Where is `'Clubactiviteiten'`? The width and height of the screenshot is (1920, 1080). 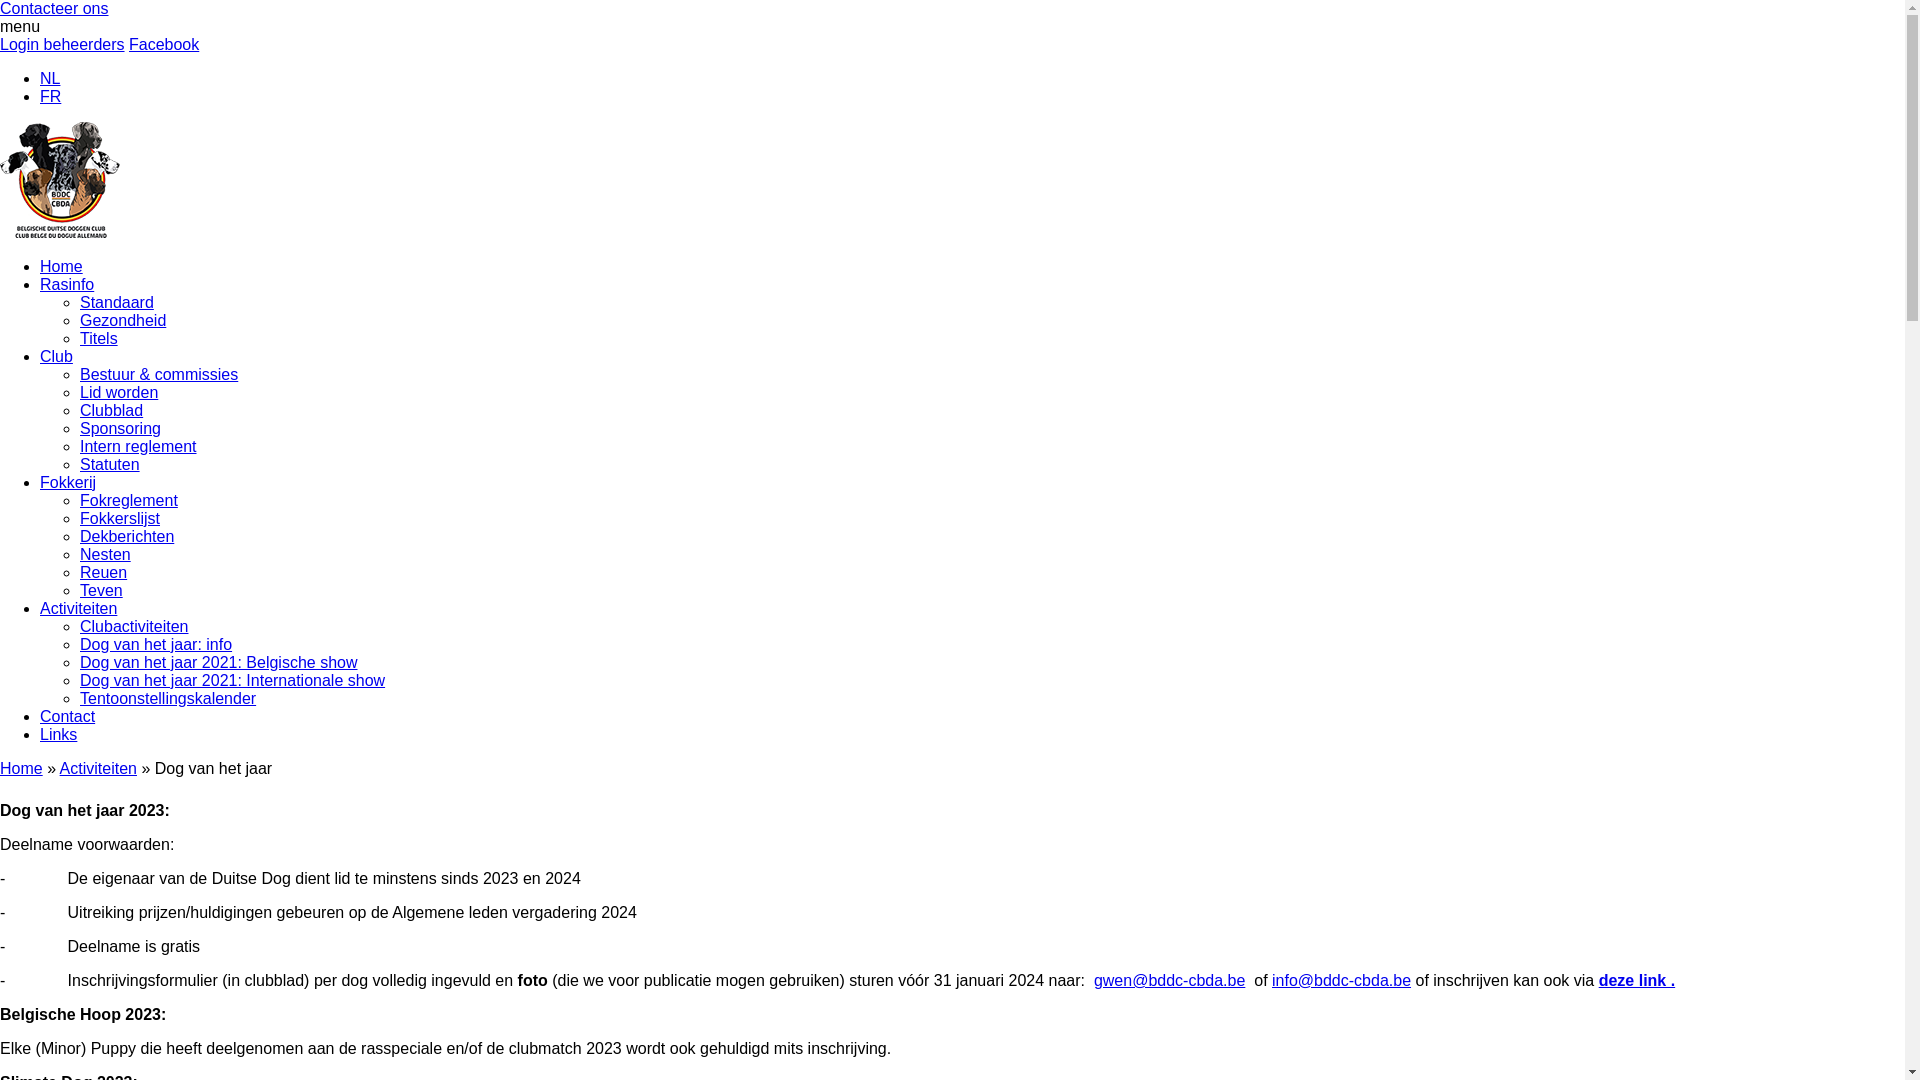 'Clubactiviteiten' is located at coordinates (133, 625).